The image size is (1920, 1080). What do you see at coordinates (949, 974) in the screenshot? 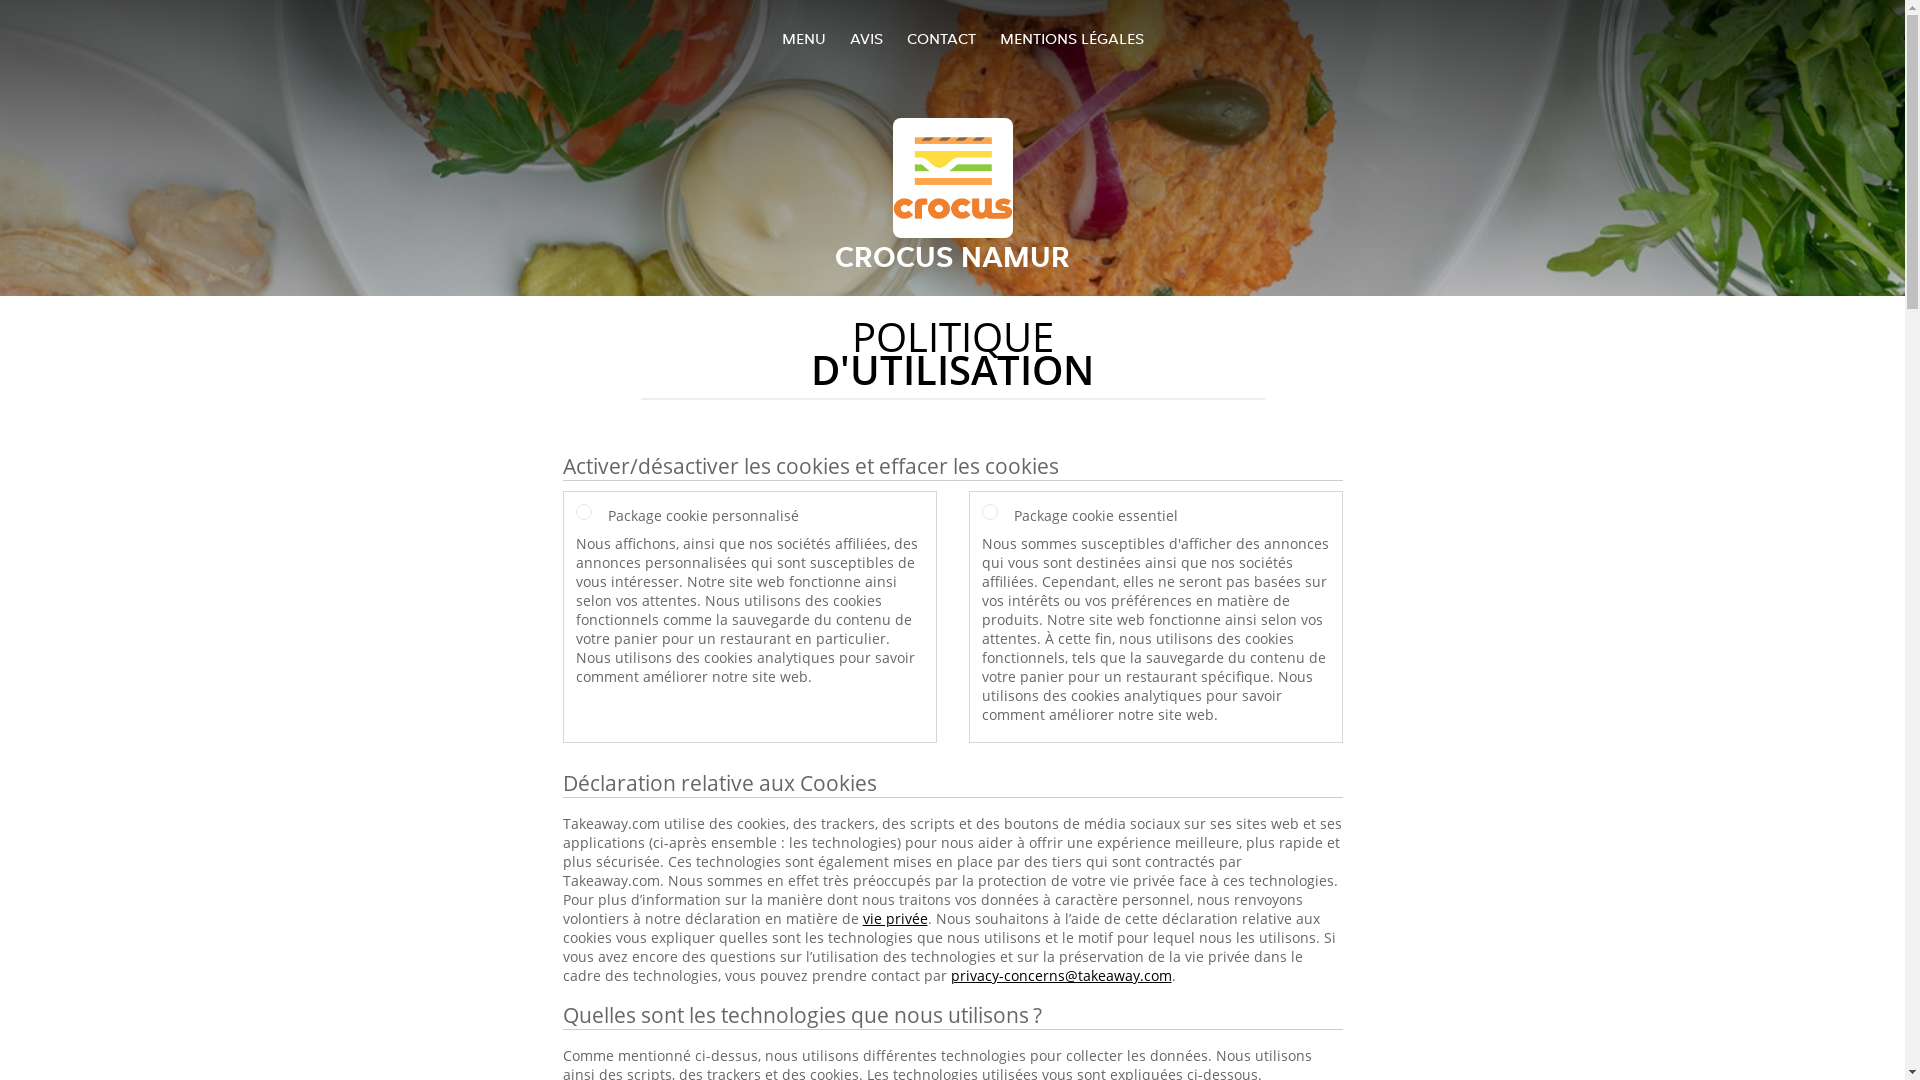
I see `'privacy-concerns@takeaway.com'` at bounding box center [949, 974].